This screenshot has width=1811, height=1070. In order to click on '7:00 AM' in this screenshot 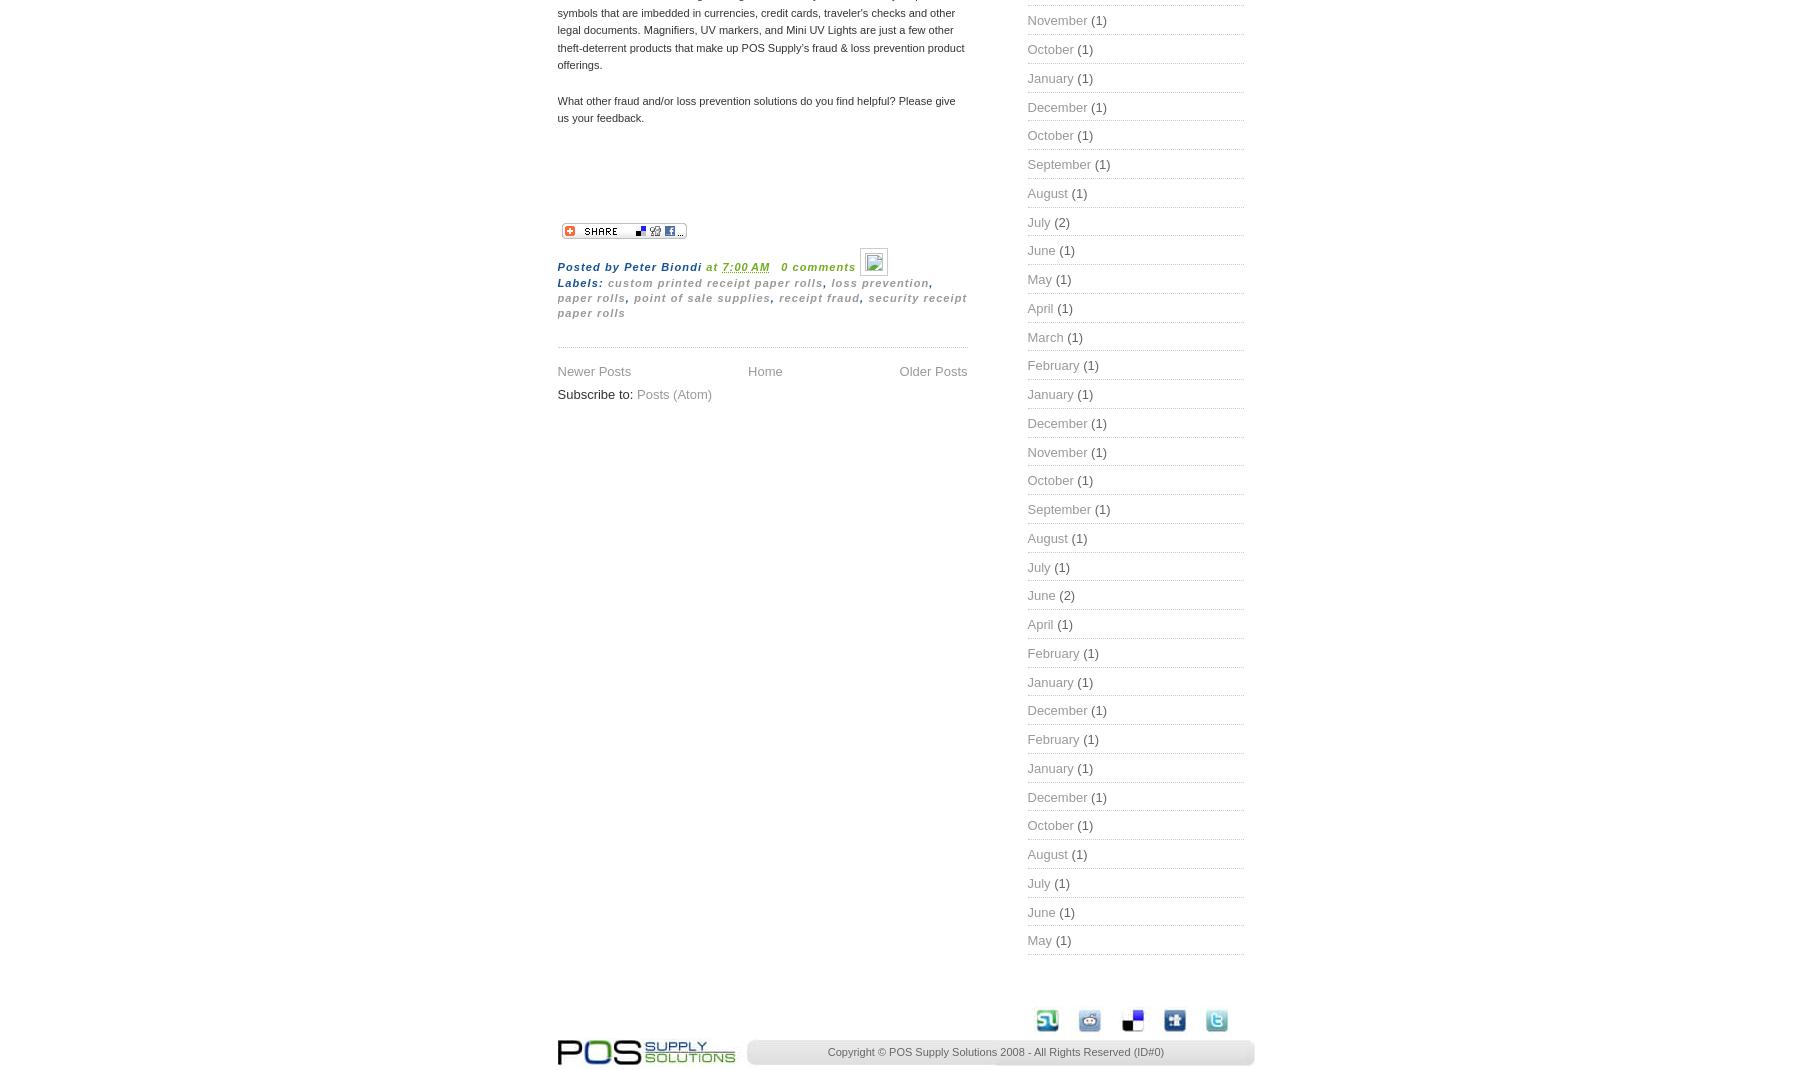, I will do `click(721, 265)`.